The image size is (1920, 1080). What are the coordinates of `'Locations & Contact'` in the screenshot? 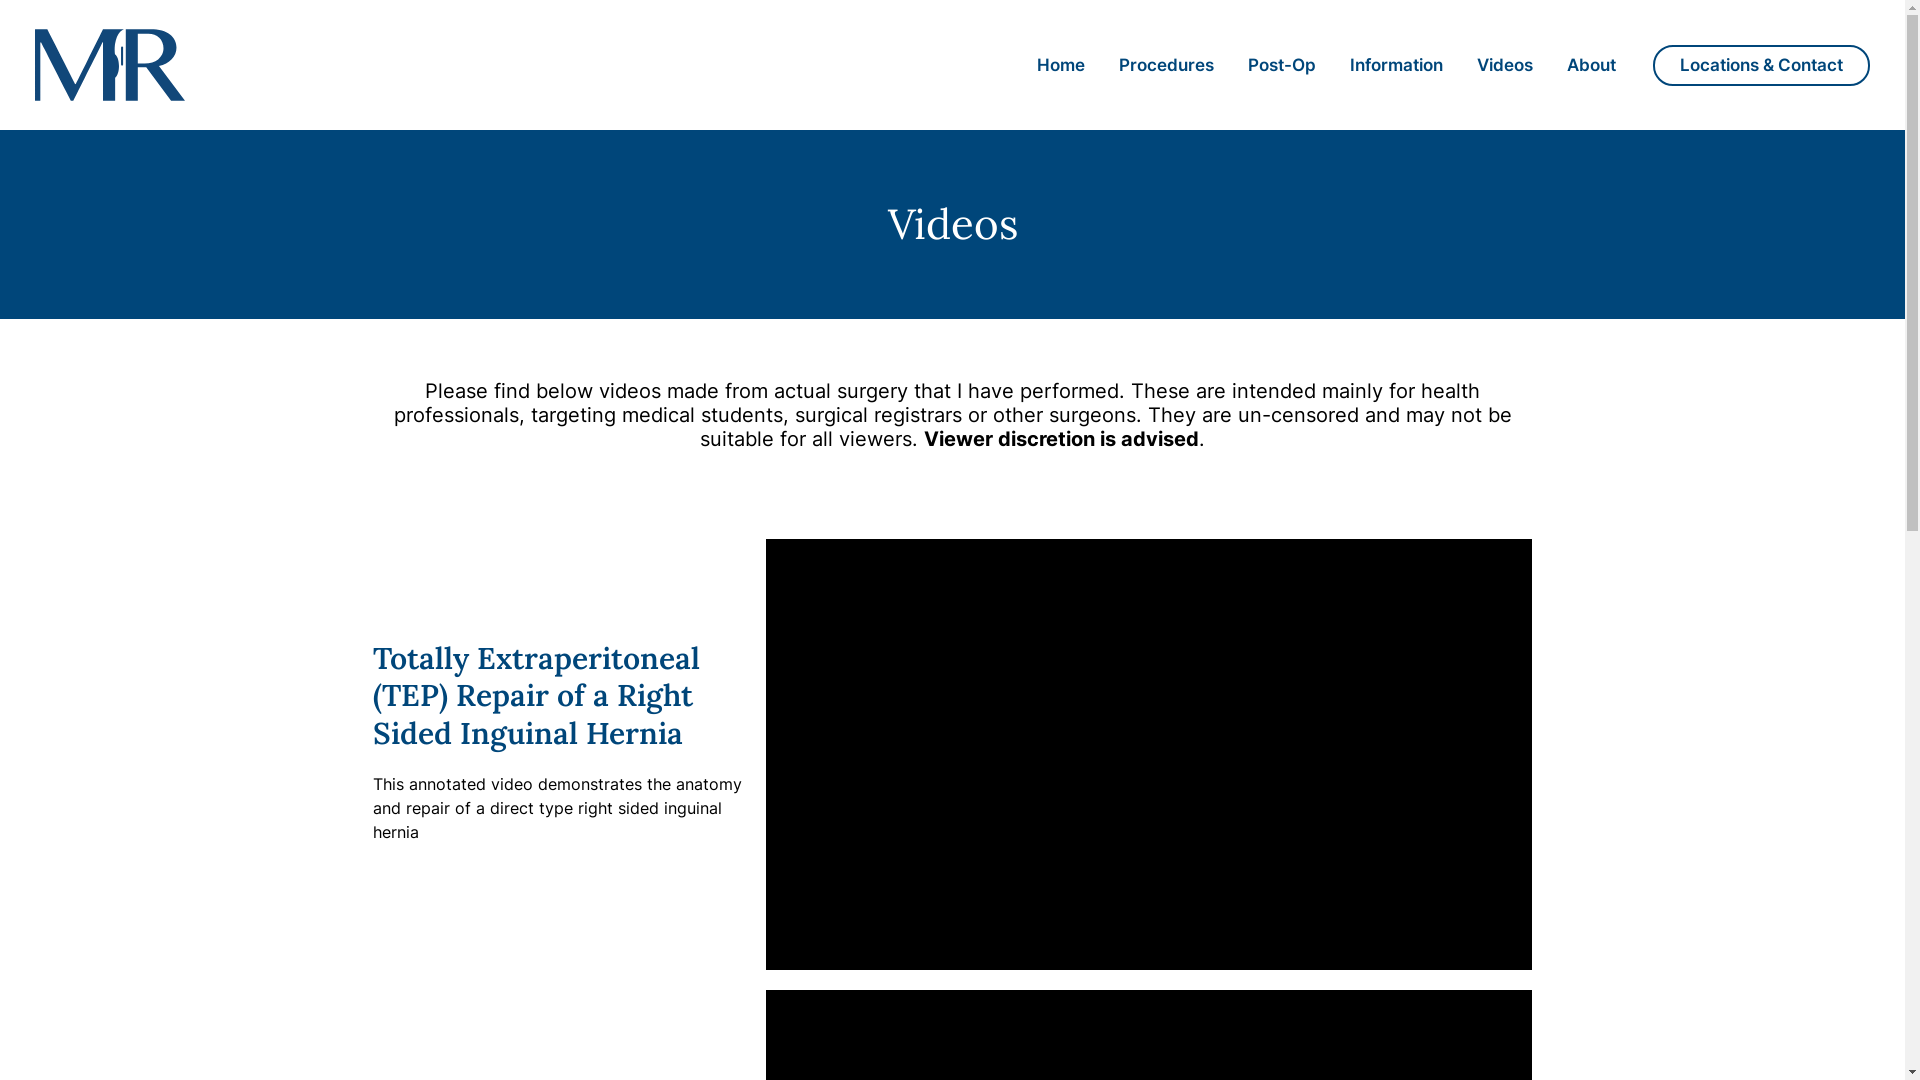 It's located at (1761, 63).